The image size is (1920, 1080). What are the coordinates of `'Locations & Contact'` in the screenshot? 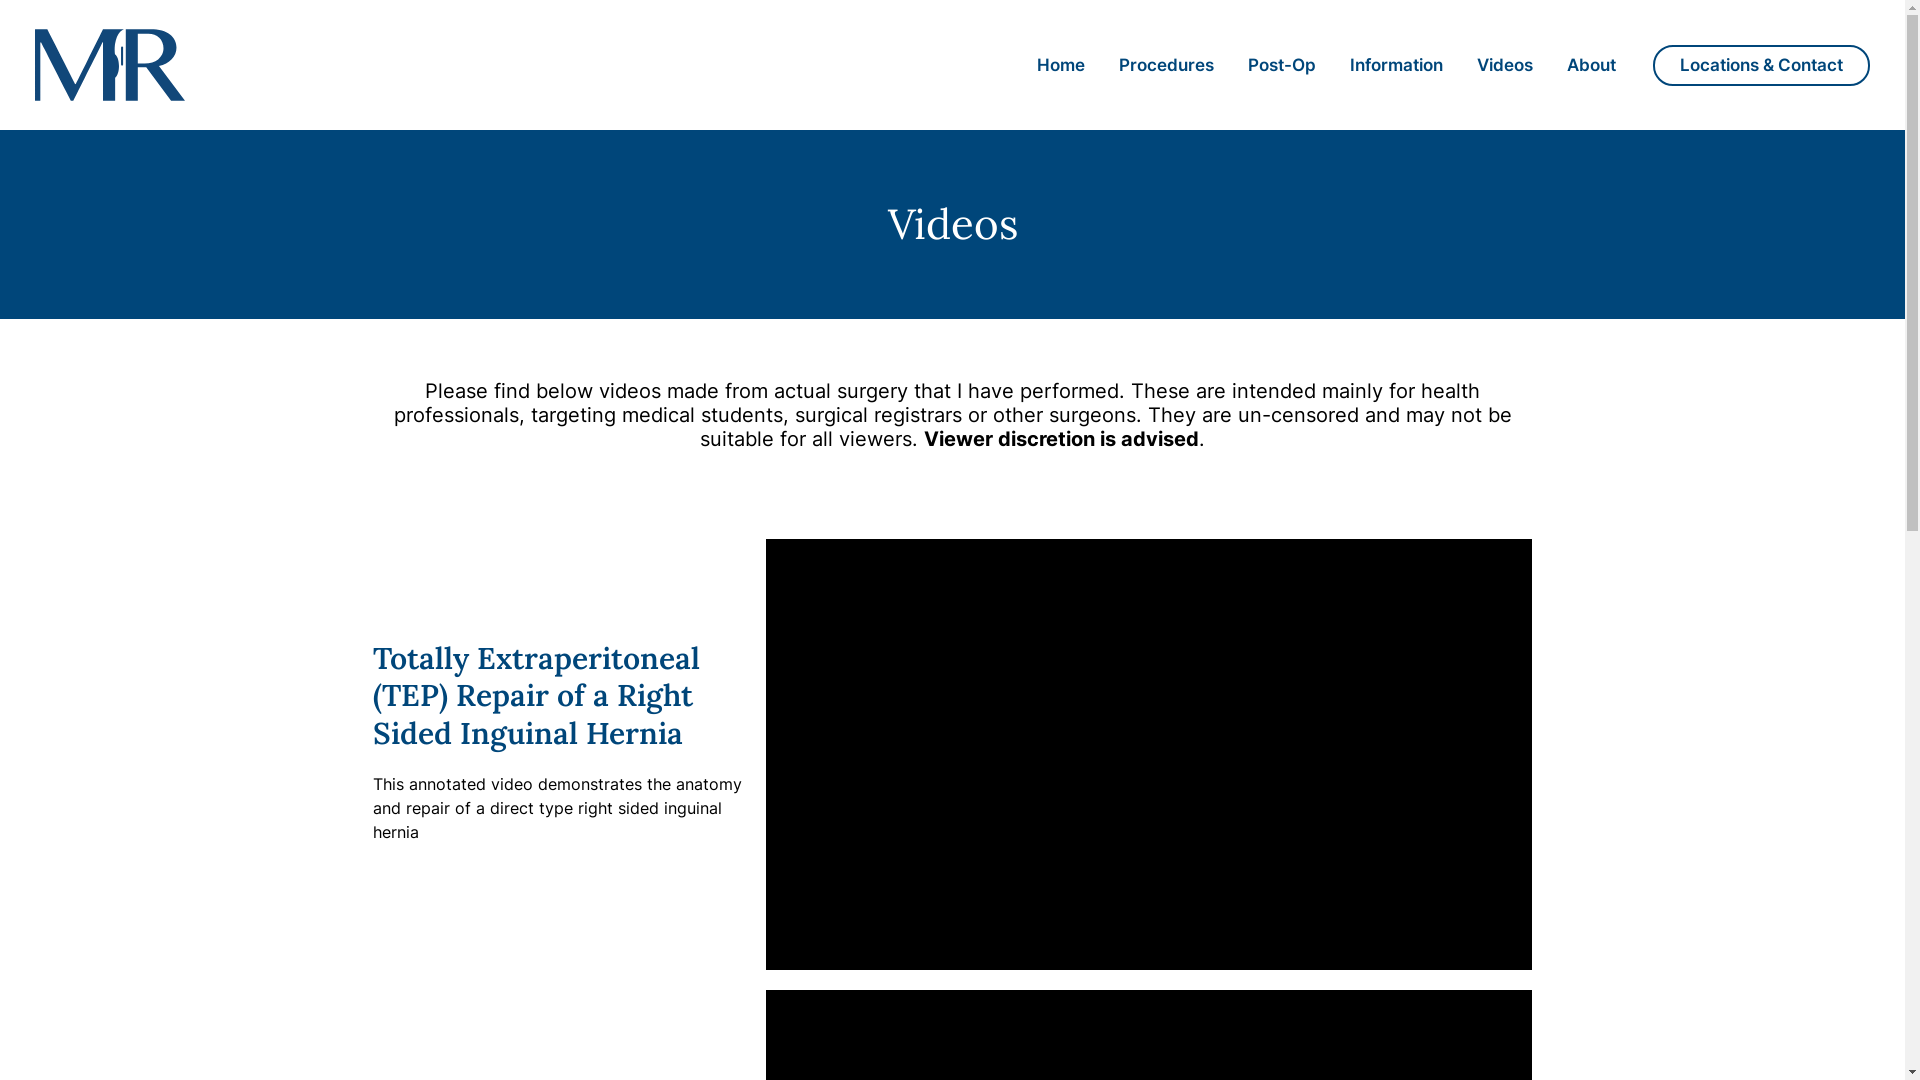 It's located at (1761, 63).